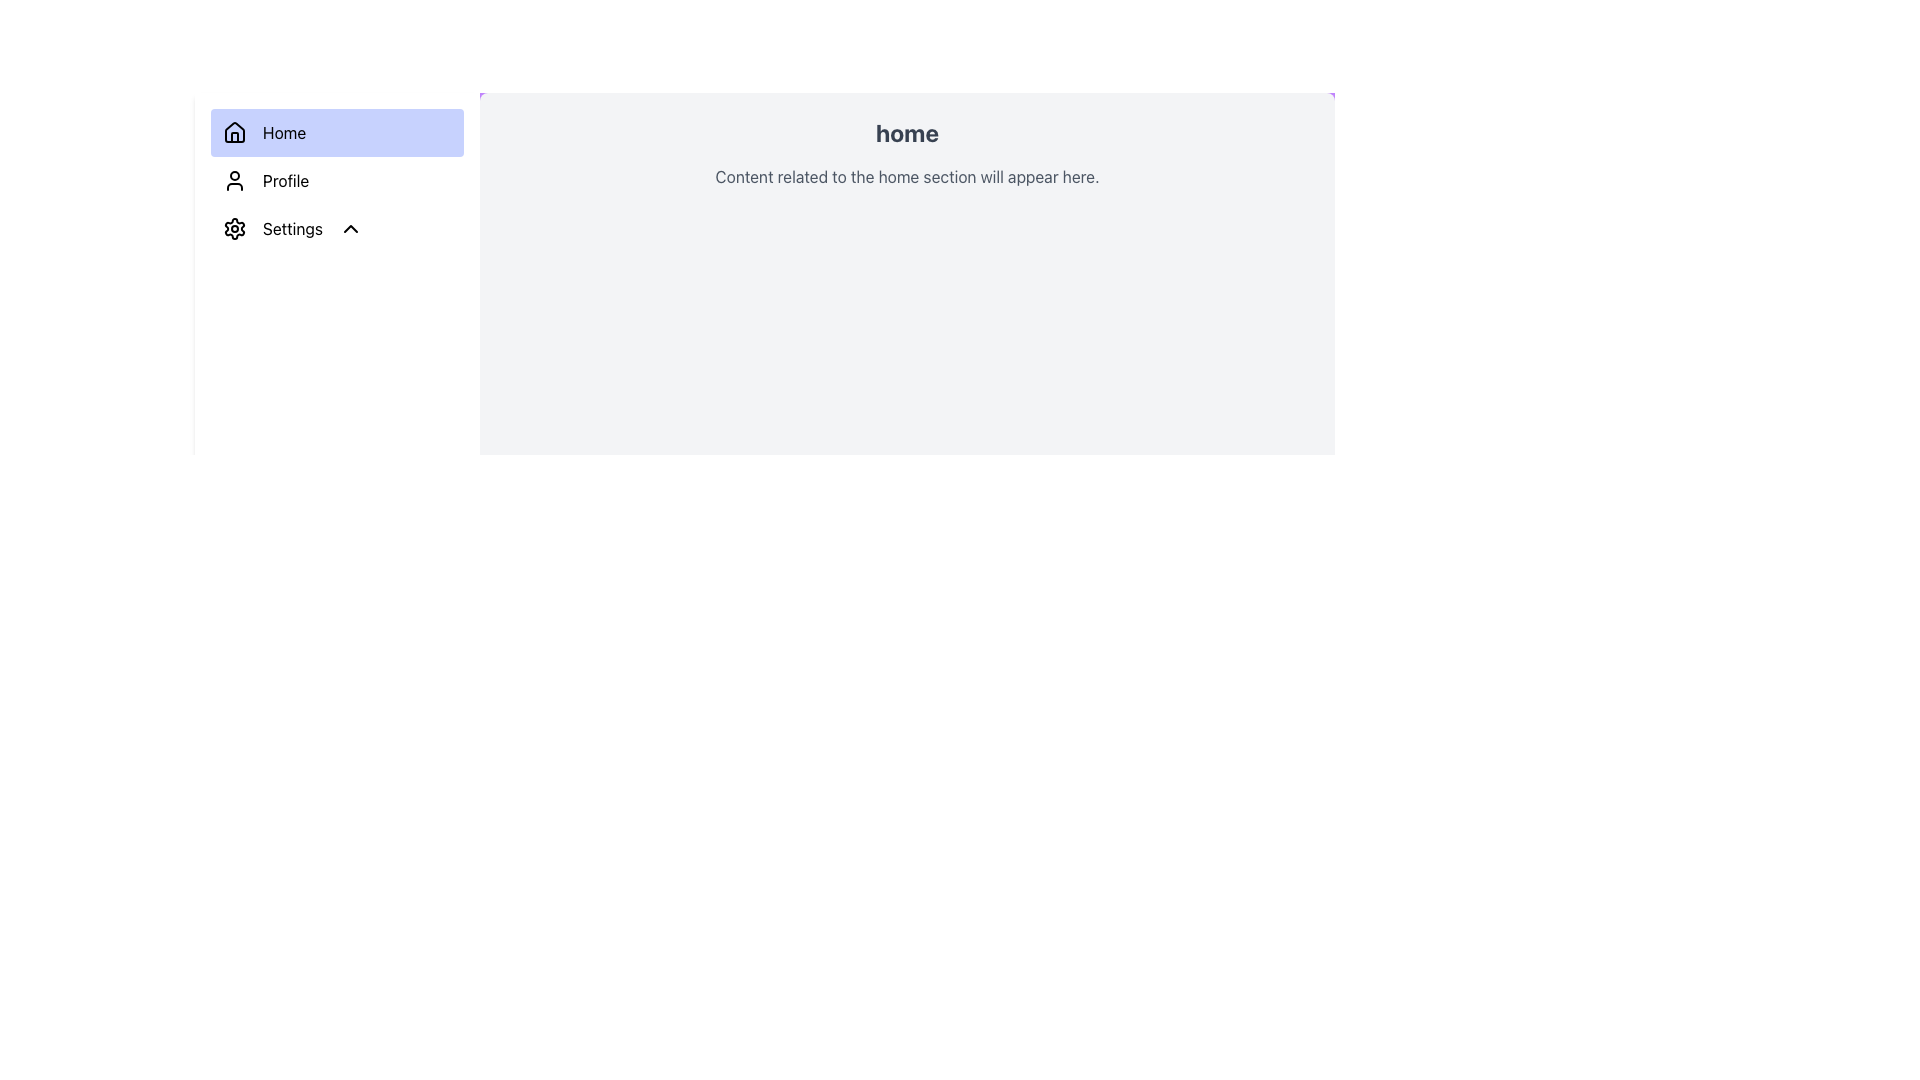 This screenshot has height=1080, width=1920. Describe the element at coordinates (235, 227) in the screenshot. I see `the gear-shaped icon in the settings section of the sidebar menu` at that location.